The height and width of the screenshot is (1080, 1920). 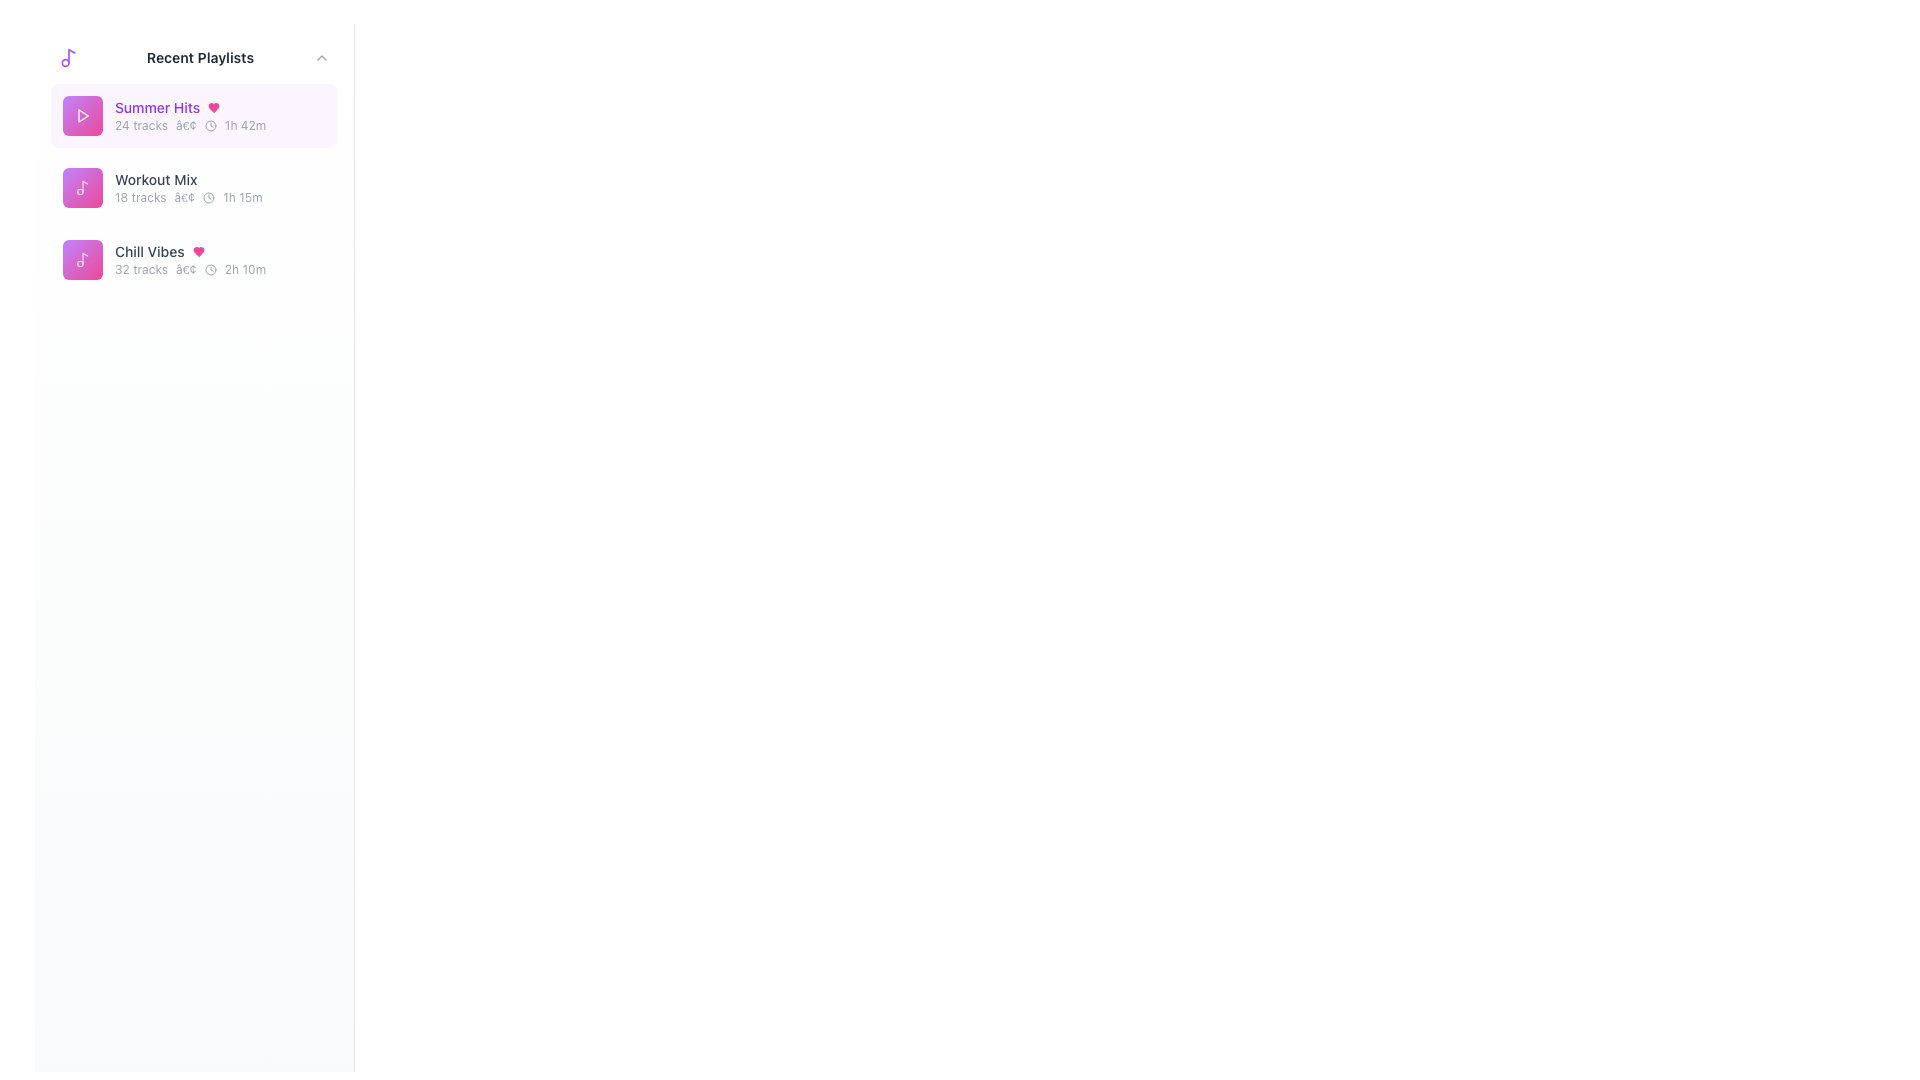 What do you see at coordinates (200, 56) in the screenshot?
I see `the 'Recent Playlists' text label, which is a bold dark gray sans-serif font located in the top-left area of the interface` at bounding box center [200, 56].